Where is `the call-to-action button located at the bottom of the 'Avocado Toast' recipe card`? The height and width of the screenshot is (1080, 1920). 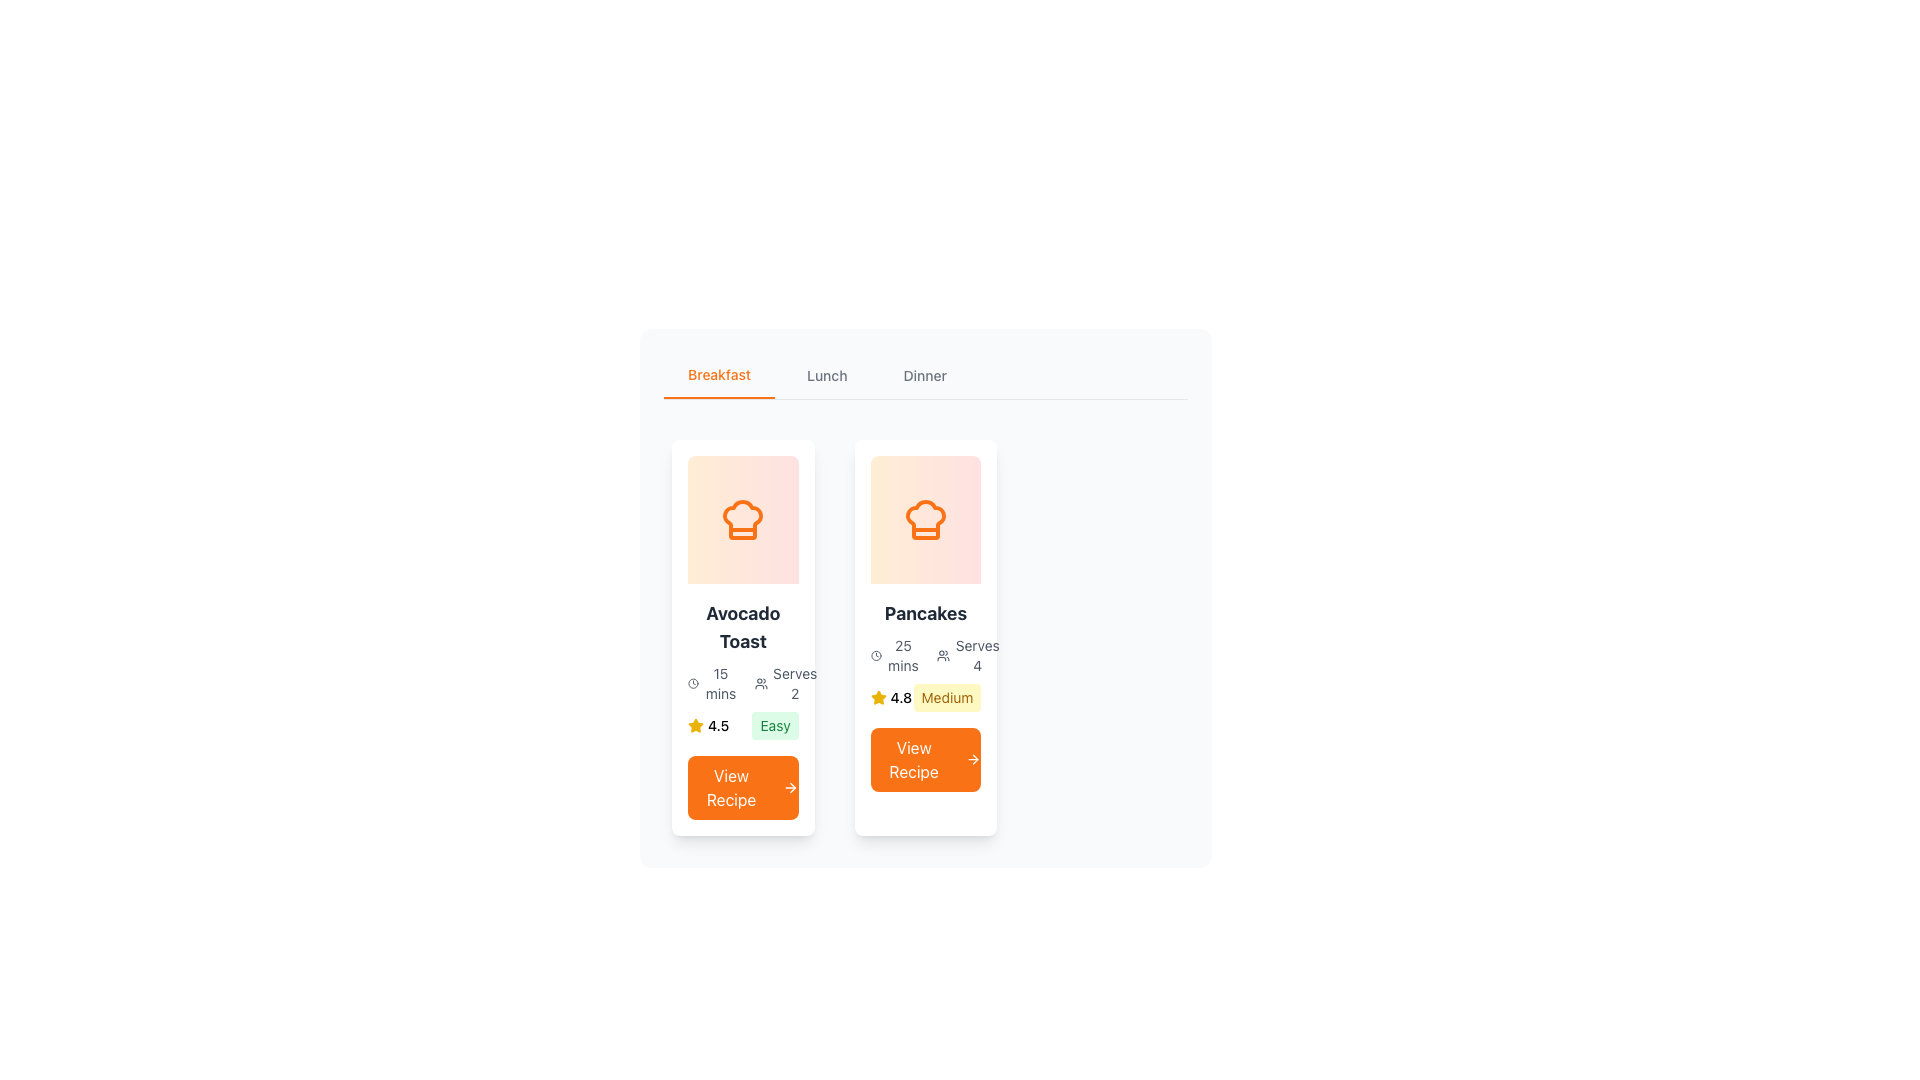
the call-to-action button located at the bottom of the 'Avocado Toast' recipe card is located at coordinates (742, 786).